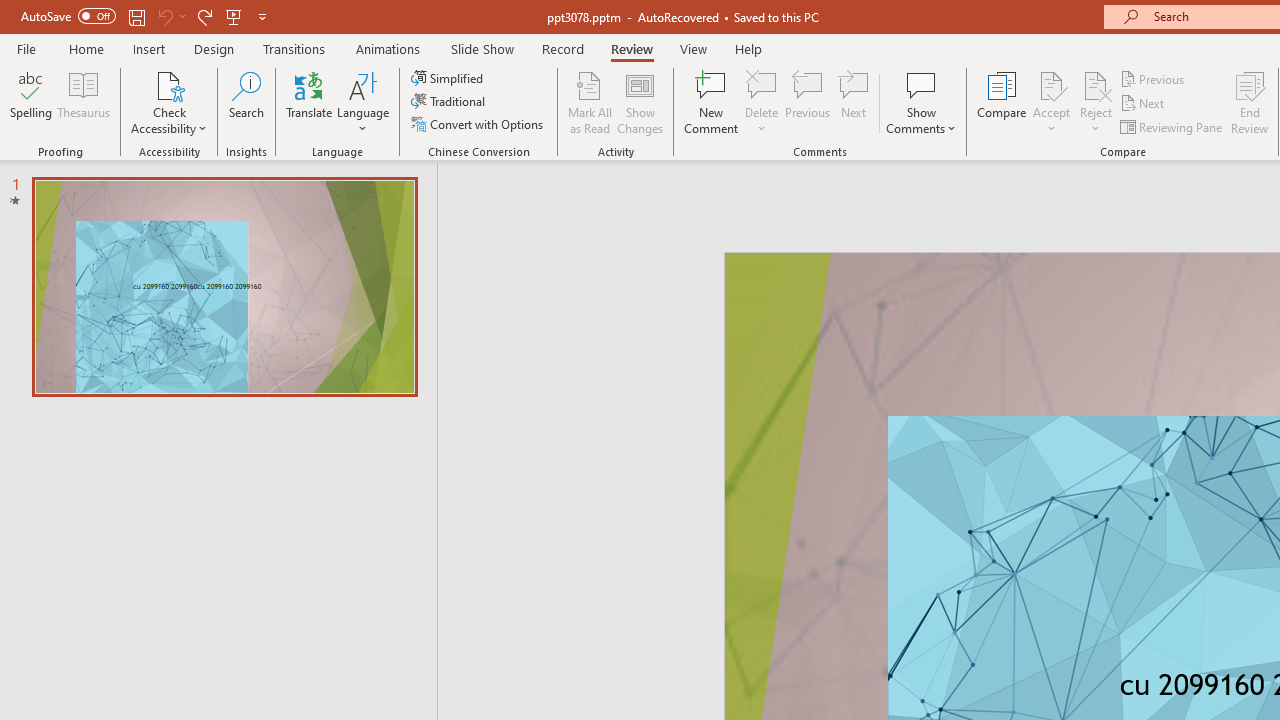 The height and width of the screenshot is (720, 1280). What do you see at coordinates (1144, 103) in the screenshot?
I see `'Next'` at bounding box center [1144, 103].